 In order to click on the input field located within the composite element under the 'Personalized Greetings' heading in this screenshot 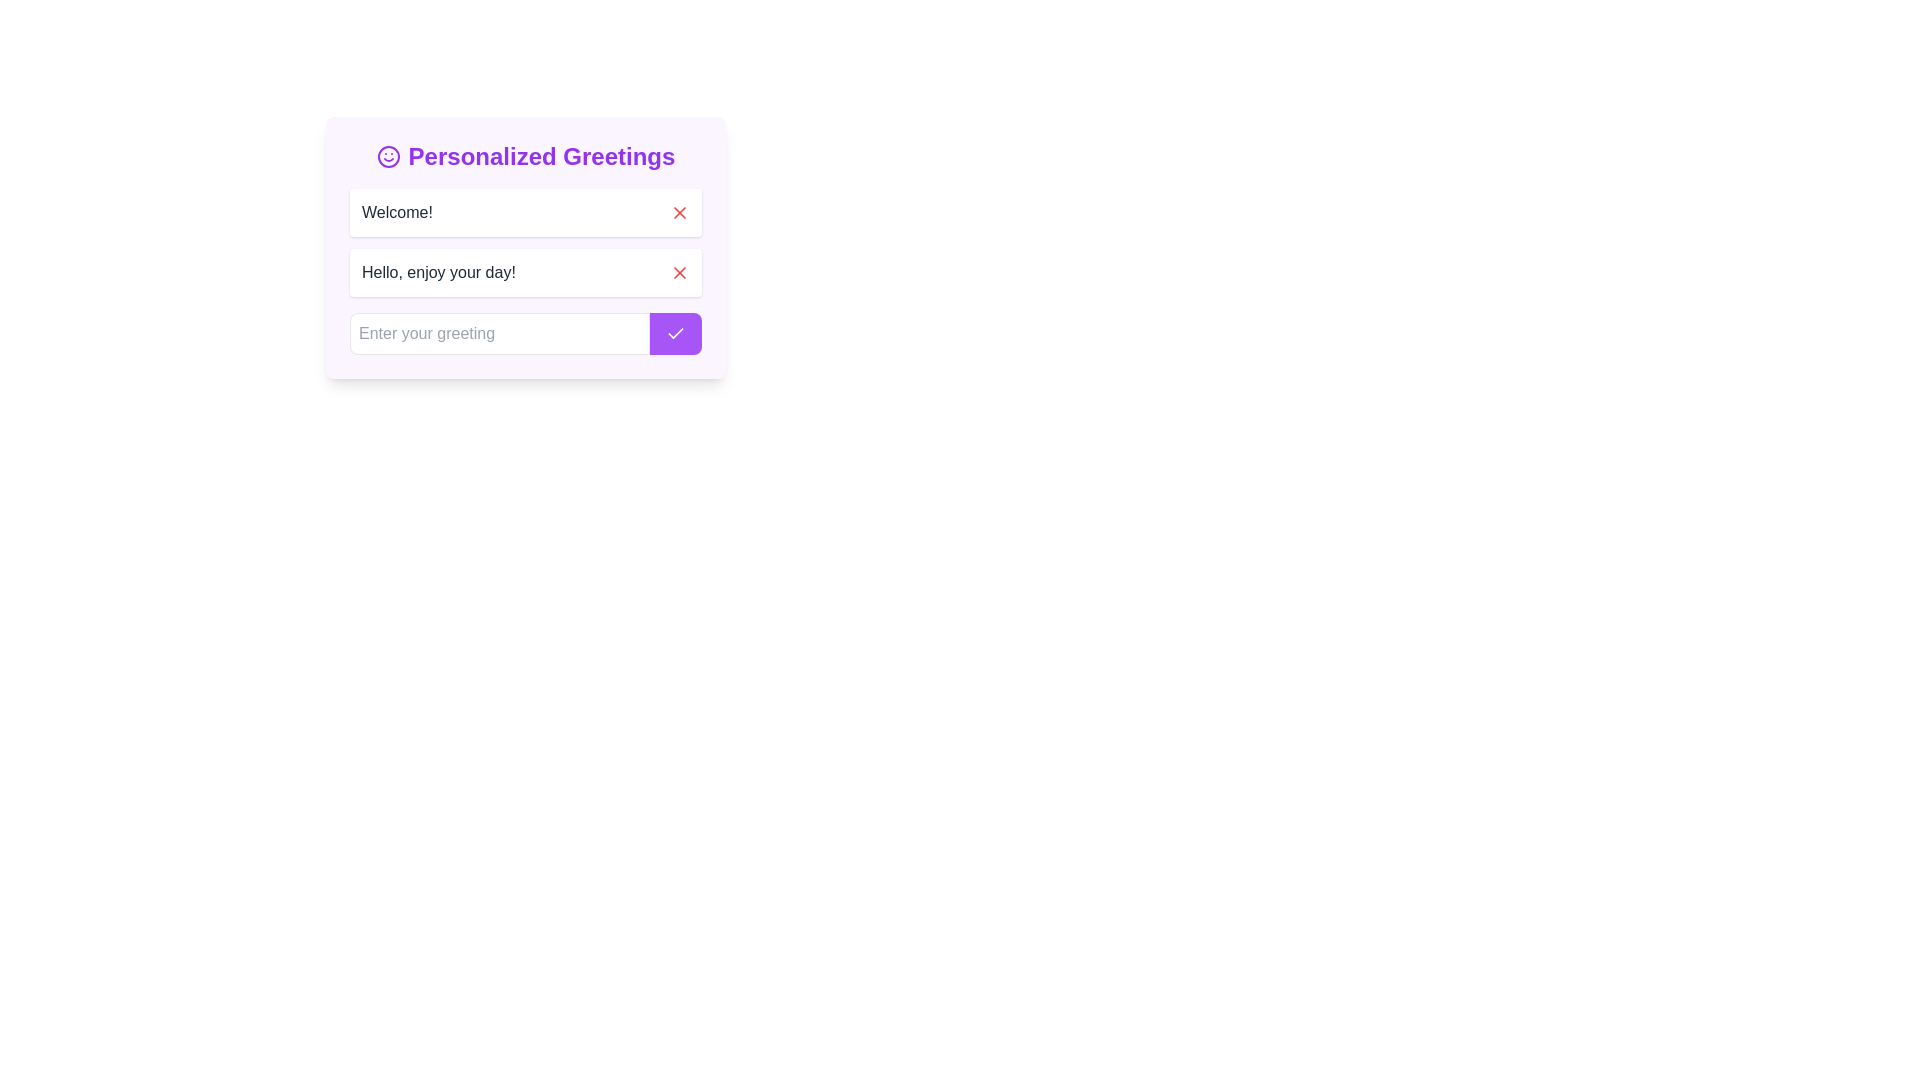, I will do `click(526, 333)`.